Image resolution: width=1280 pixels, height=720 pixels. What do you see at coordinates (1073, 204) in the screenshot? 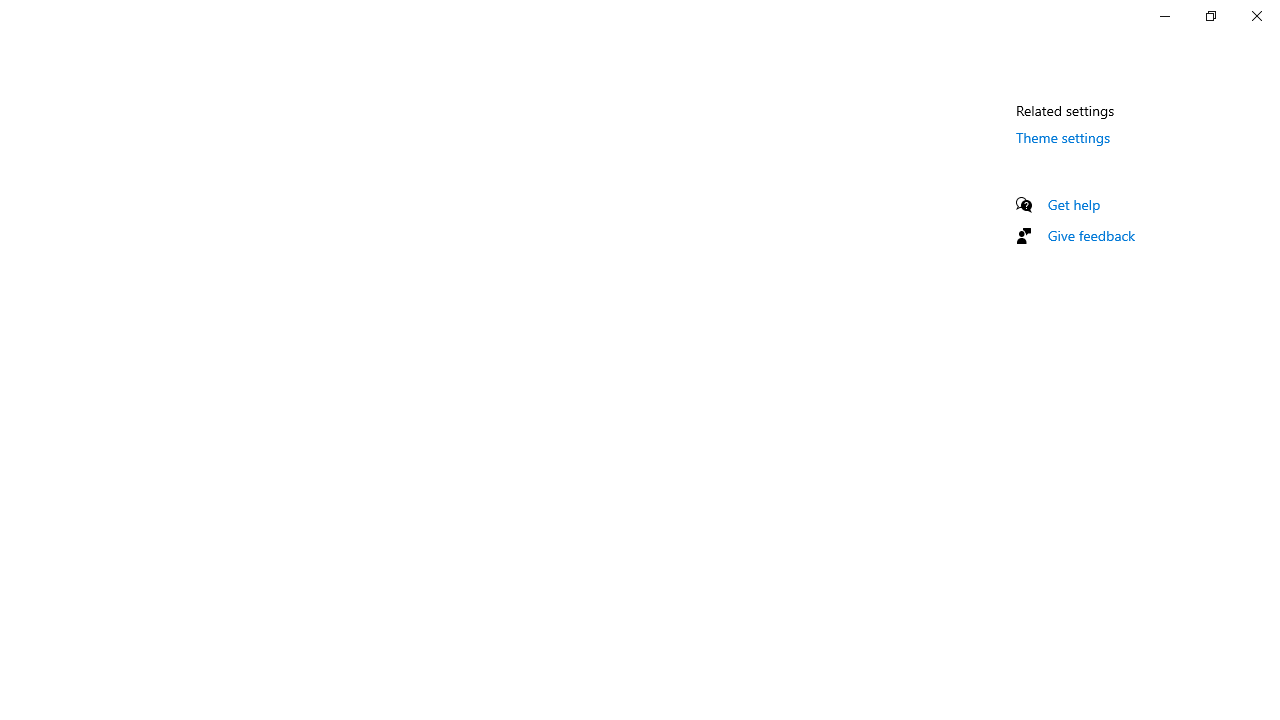
I see `'Get help'` at bounding box center [1073, 204].